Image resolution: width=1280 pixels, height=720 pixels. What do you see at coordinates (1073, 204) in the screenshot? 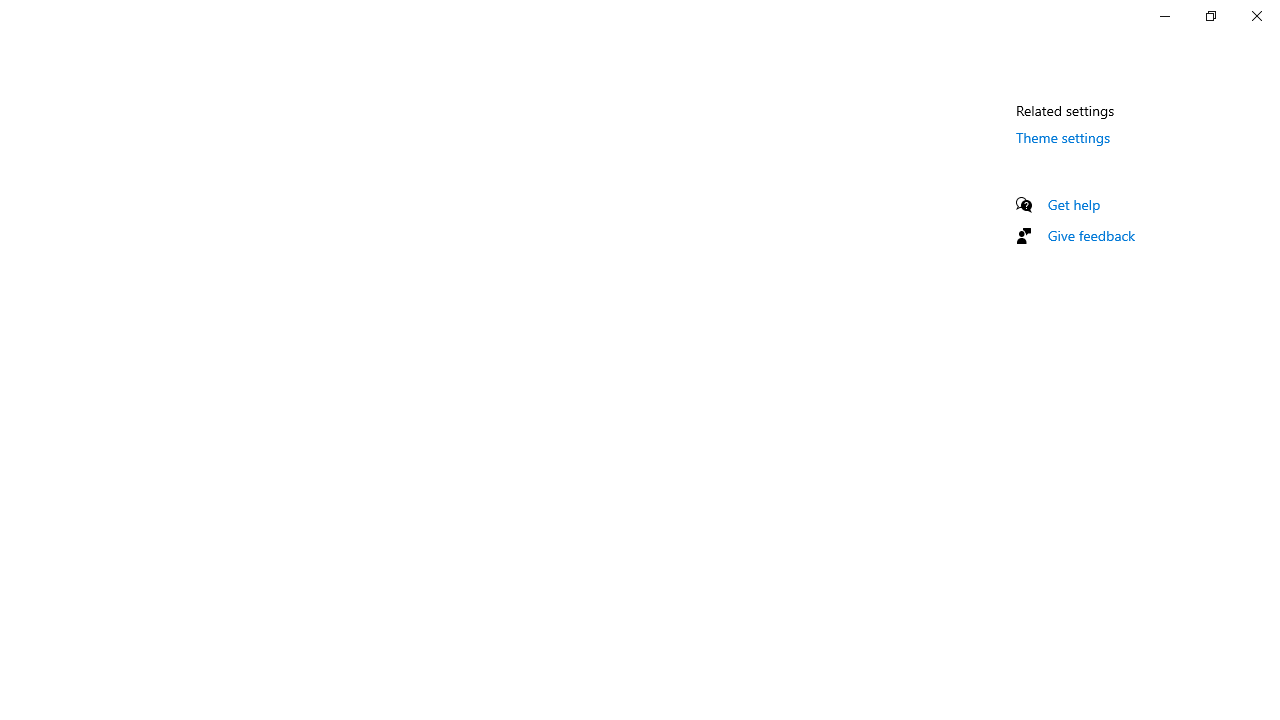
I see `'Get help'` at bounding box center [1073, 204].